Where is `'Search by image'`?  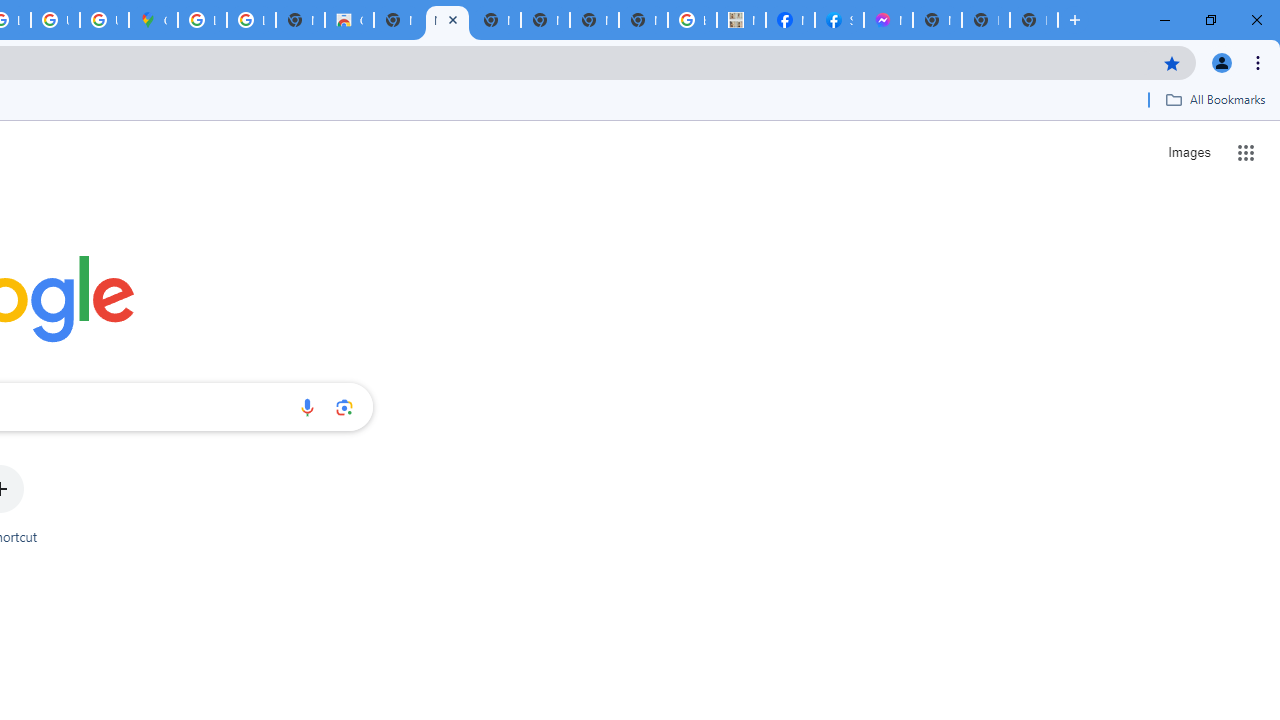 'Search by image' is located at coordinates (344, 406).